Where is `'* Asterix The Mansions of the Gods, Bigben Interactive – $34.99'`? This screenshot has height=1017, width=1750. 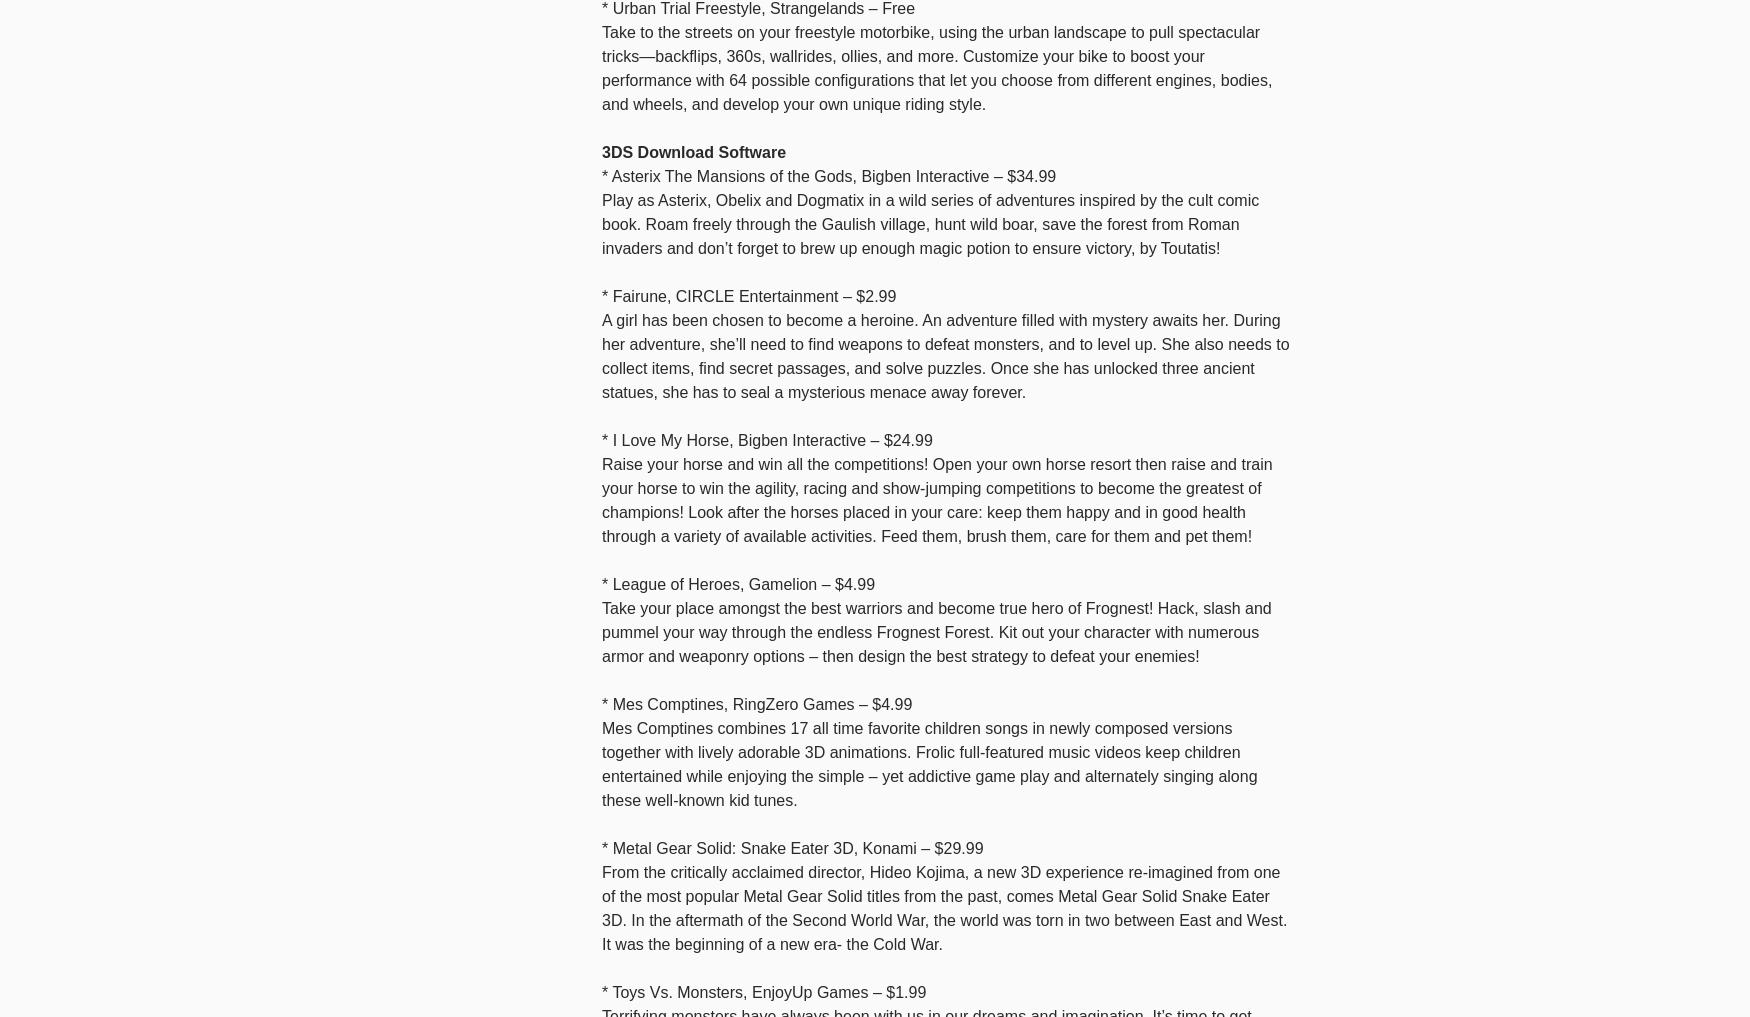
'* Asterix The Mansions of the Gods, Bigben Interactive – $34.99' is located at coordinates (828, 175).